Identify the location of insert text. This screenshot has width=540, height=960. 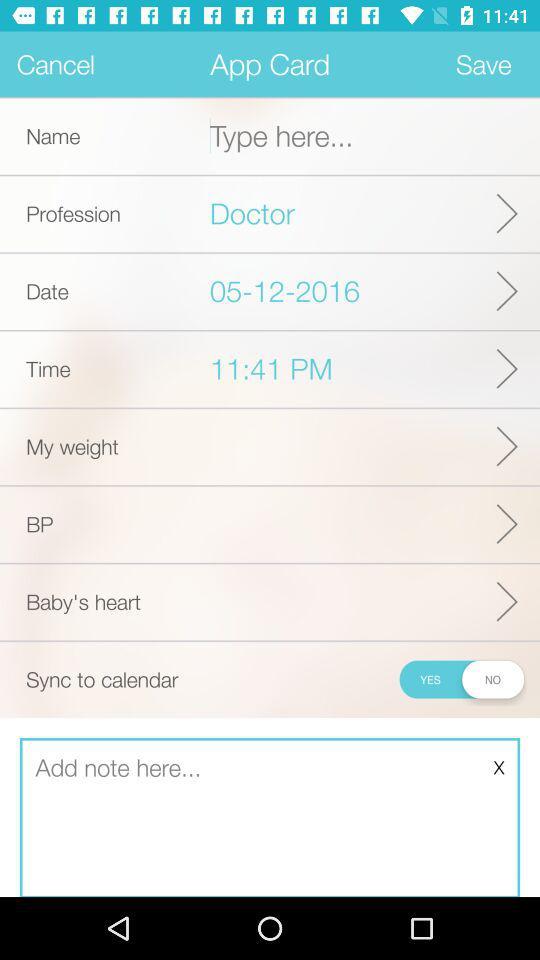
(270, 818).